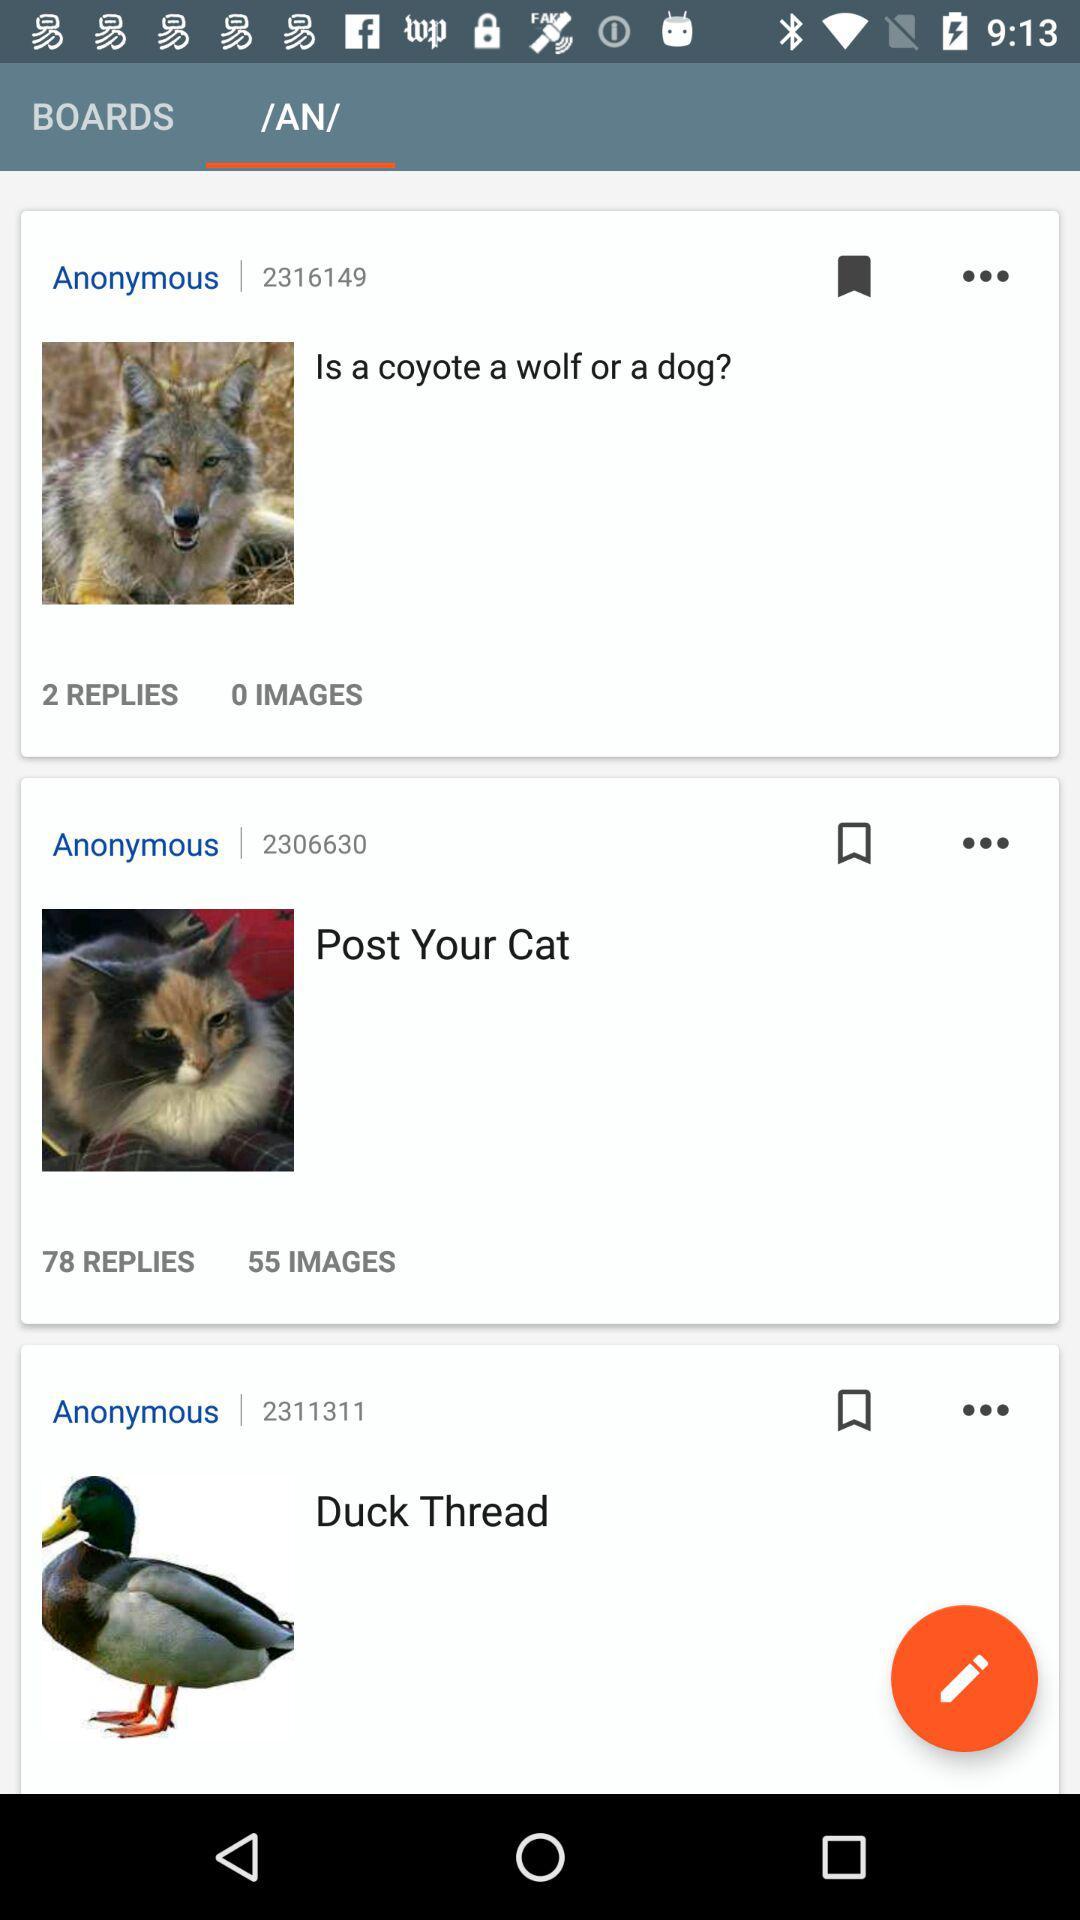  I want to click on write on board, so click(963, 1678).